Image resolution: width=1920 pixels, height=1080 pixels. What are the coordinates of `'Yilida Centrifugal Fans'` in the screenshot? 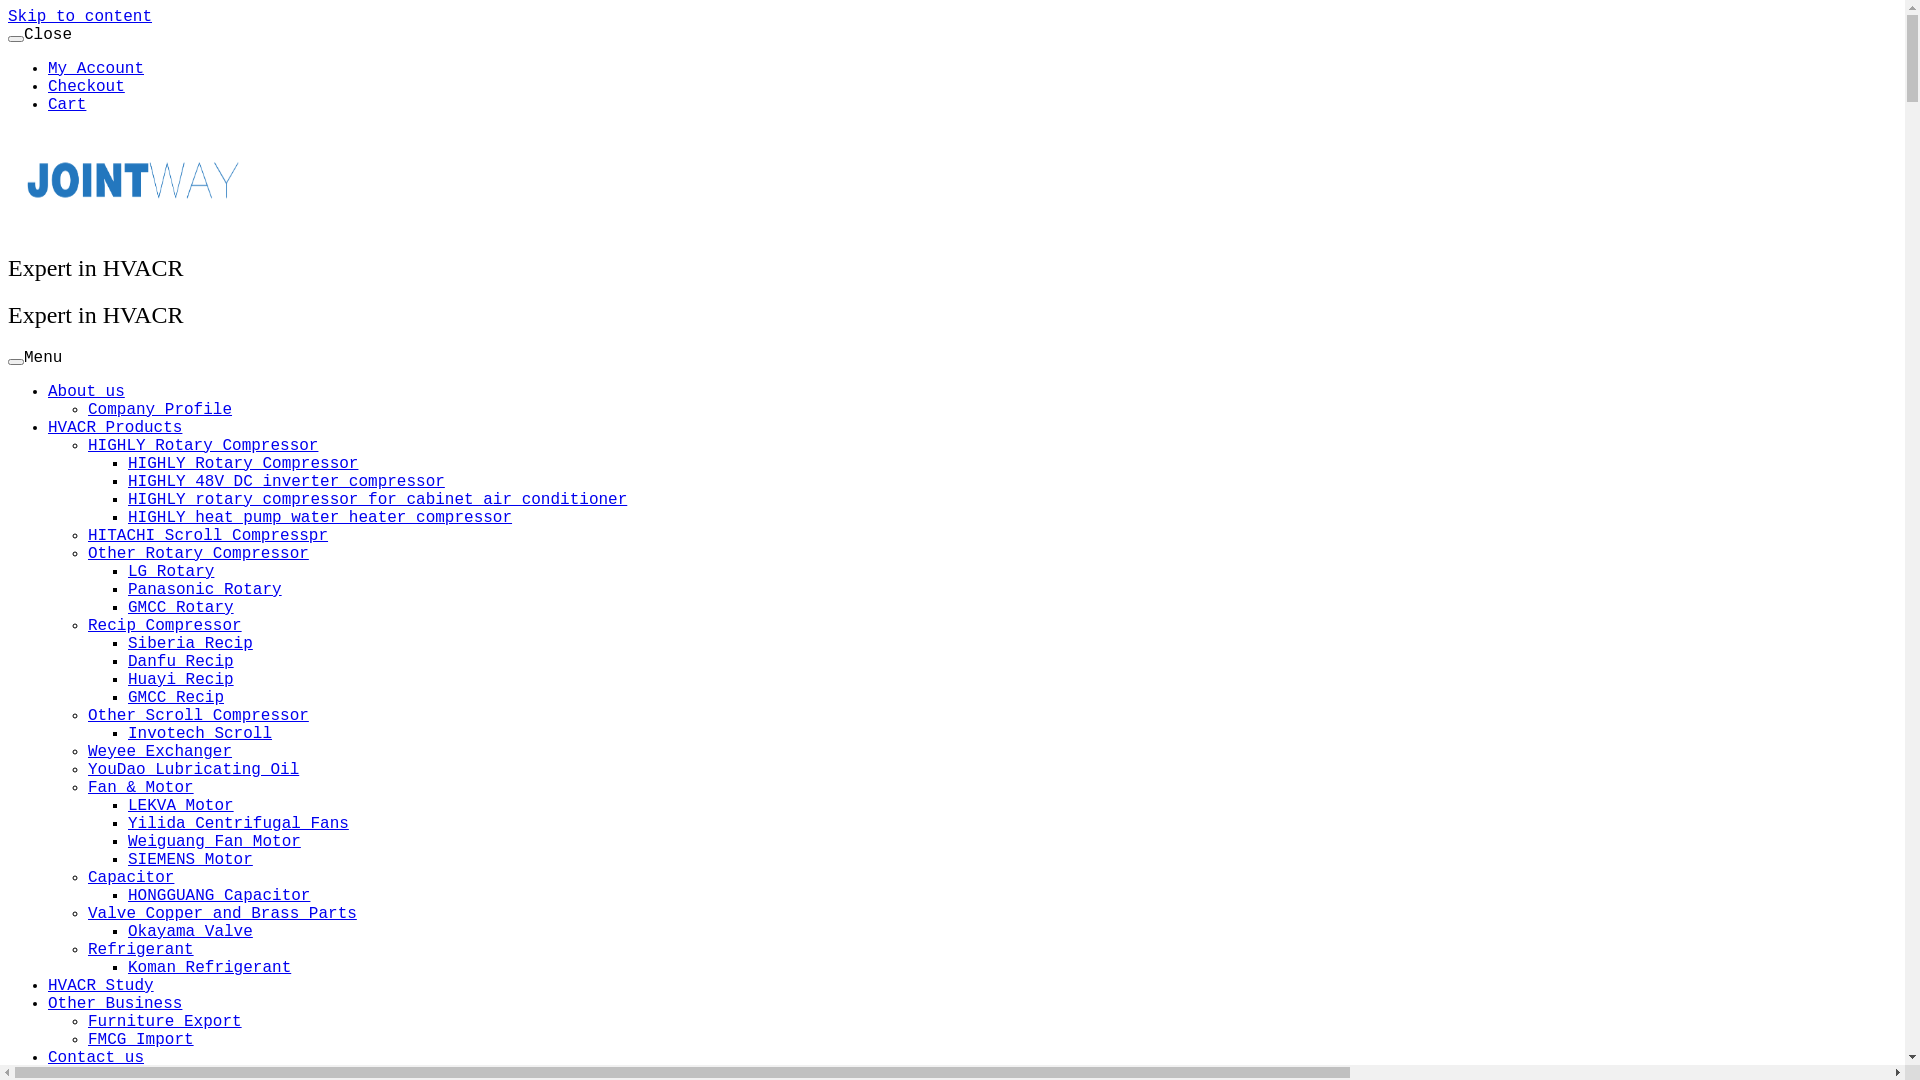 It's located at (238, 824).